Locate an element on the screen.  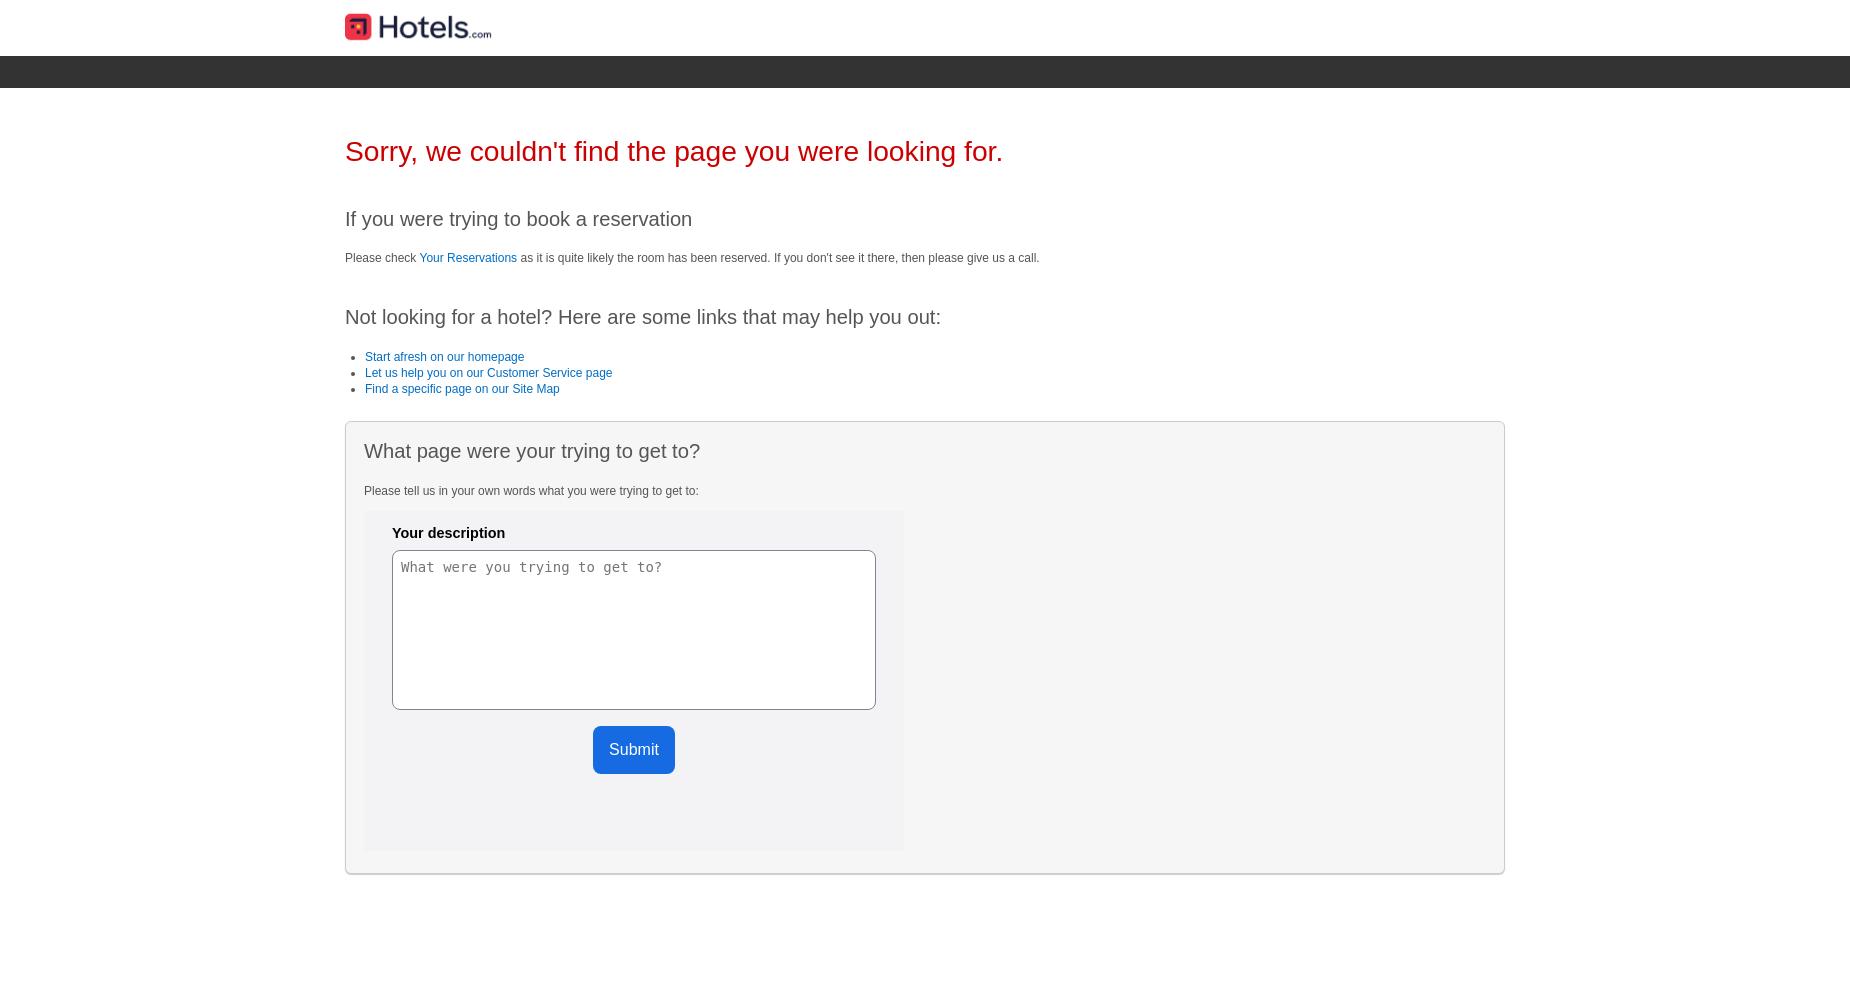
'Let us help you on our Customer Service page' is located at coordinates (364, 371).